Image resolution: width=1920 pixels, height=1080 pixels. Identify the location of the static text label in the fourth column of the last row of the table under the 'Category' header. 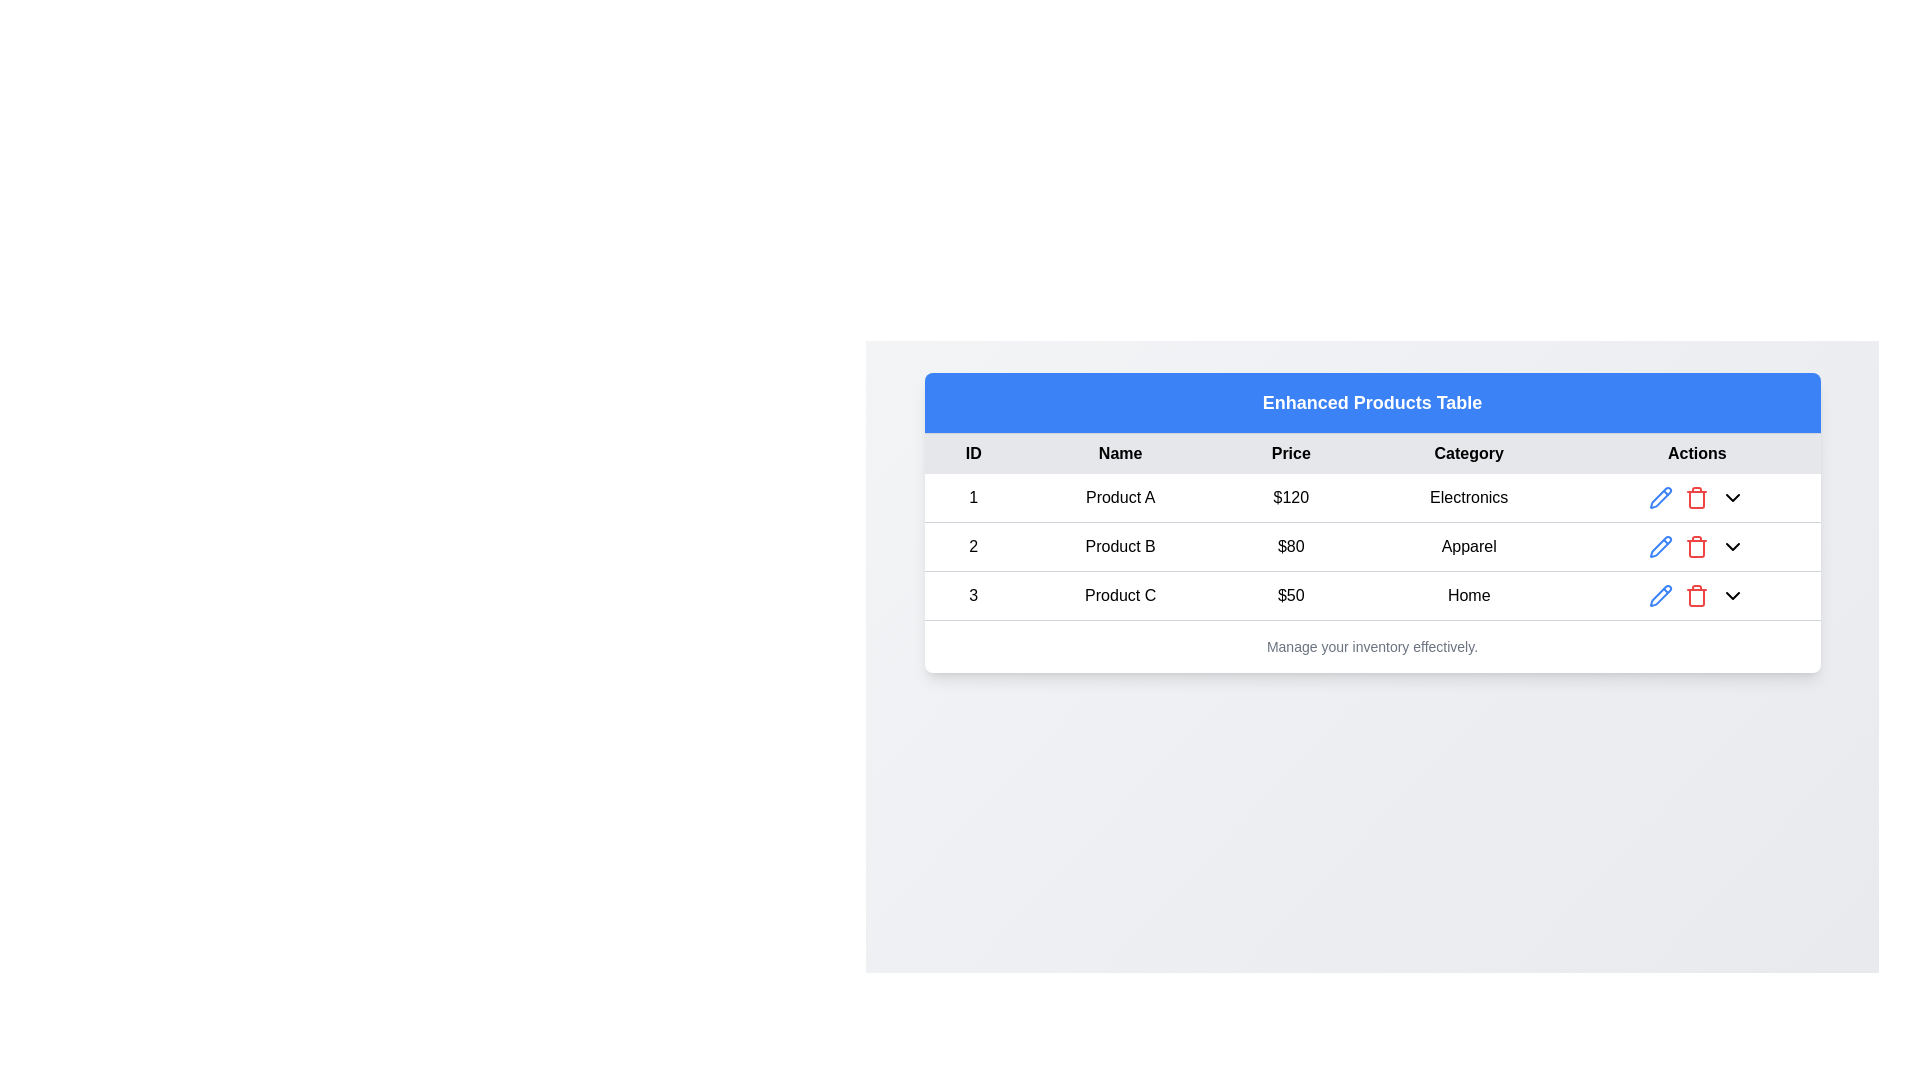
(1469, 595).